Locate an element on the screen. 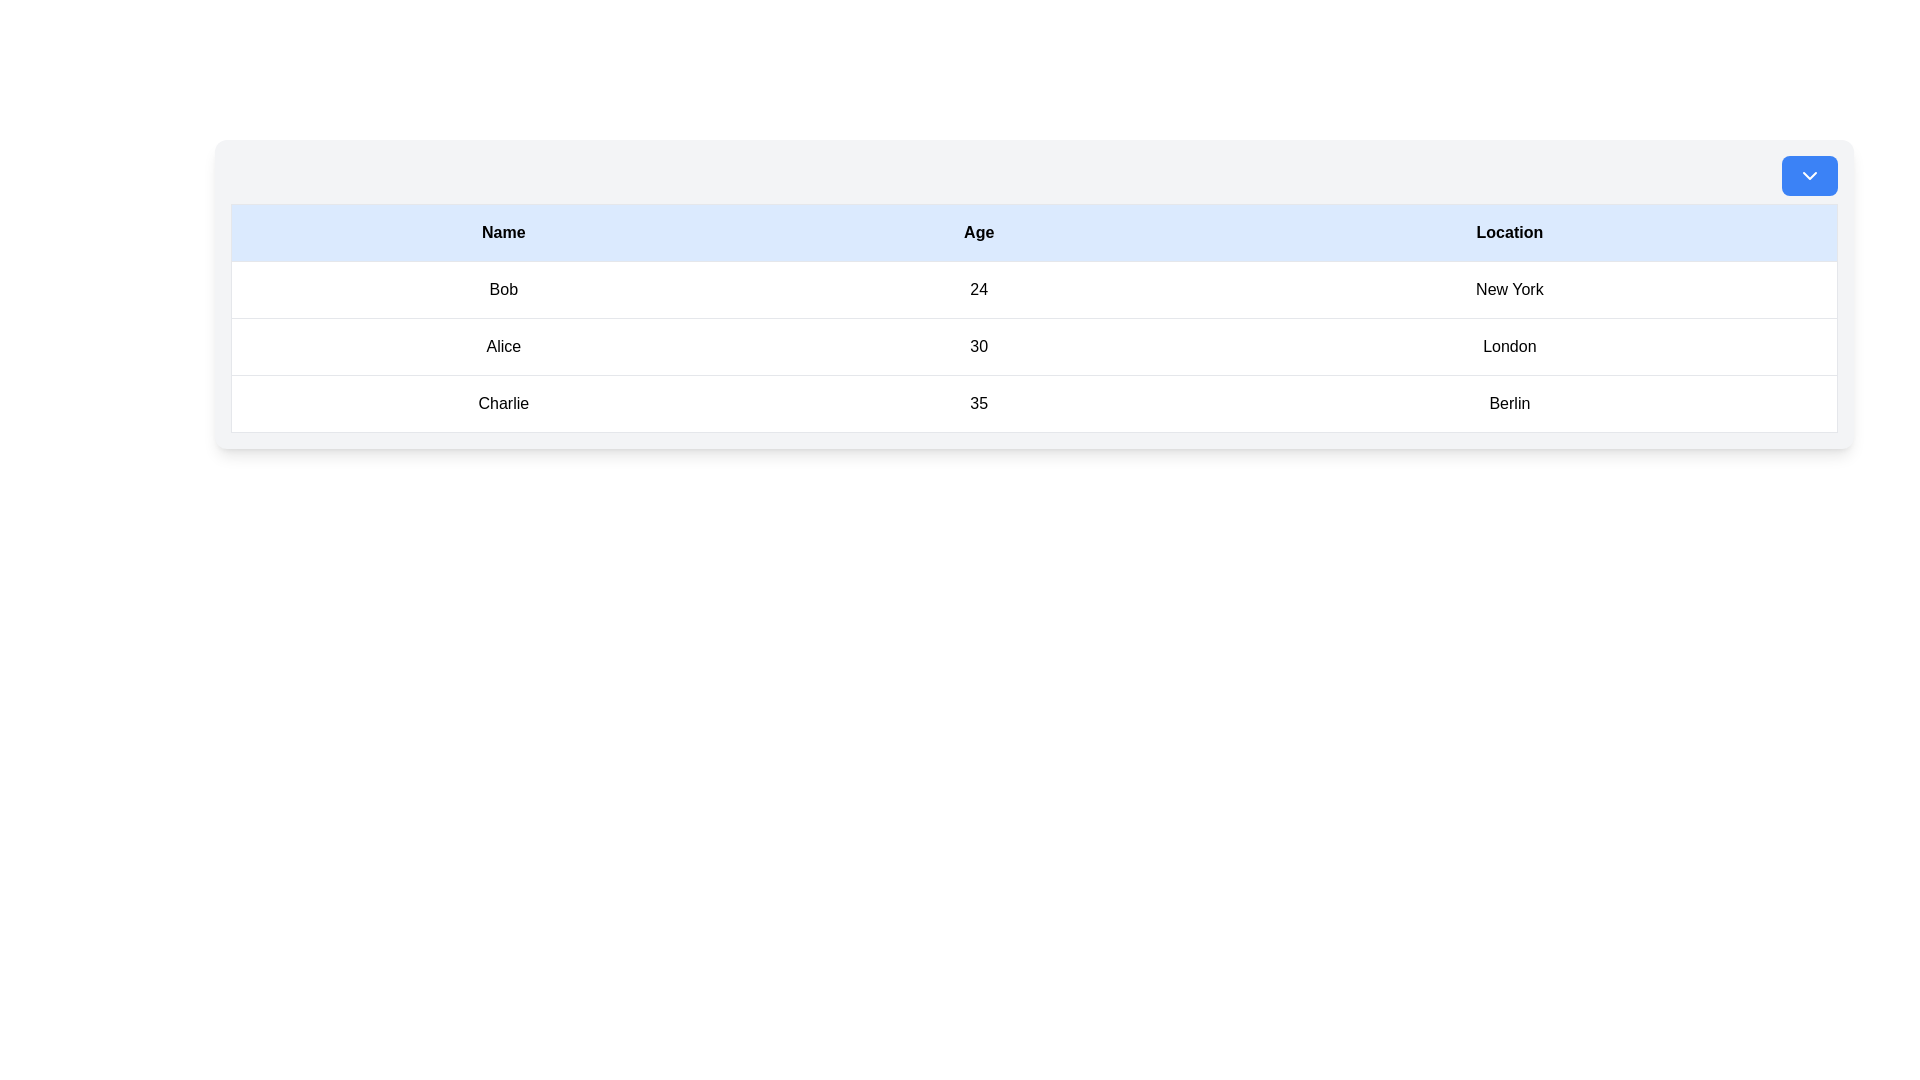 The image size is (1920, 1080). the content of the third row in the table displaying the fields 'Name', 'Age', and 'Location' is located at coordinates (1034, 404).